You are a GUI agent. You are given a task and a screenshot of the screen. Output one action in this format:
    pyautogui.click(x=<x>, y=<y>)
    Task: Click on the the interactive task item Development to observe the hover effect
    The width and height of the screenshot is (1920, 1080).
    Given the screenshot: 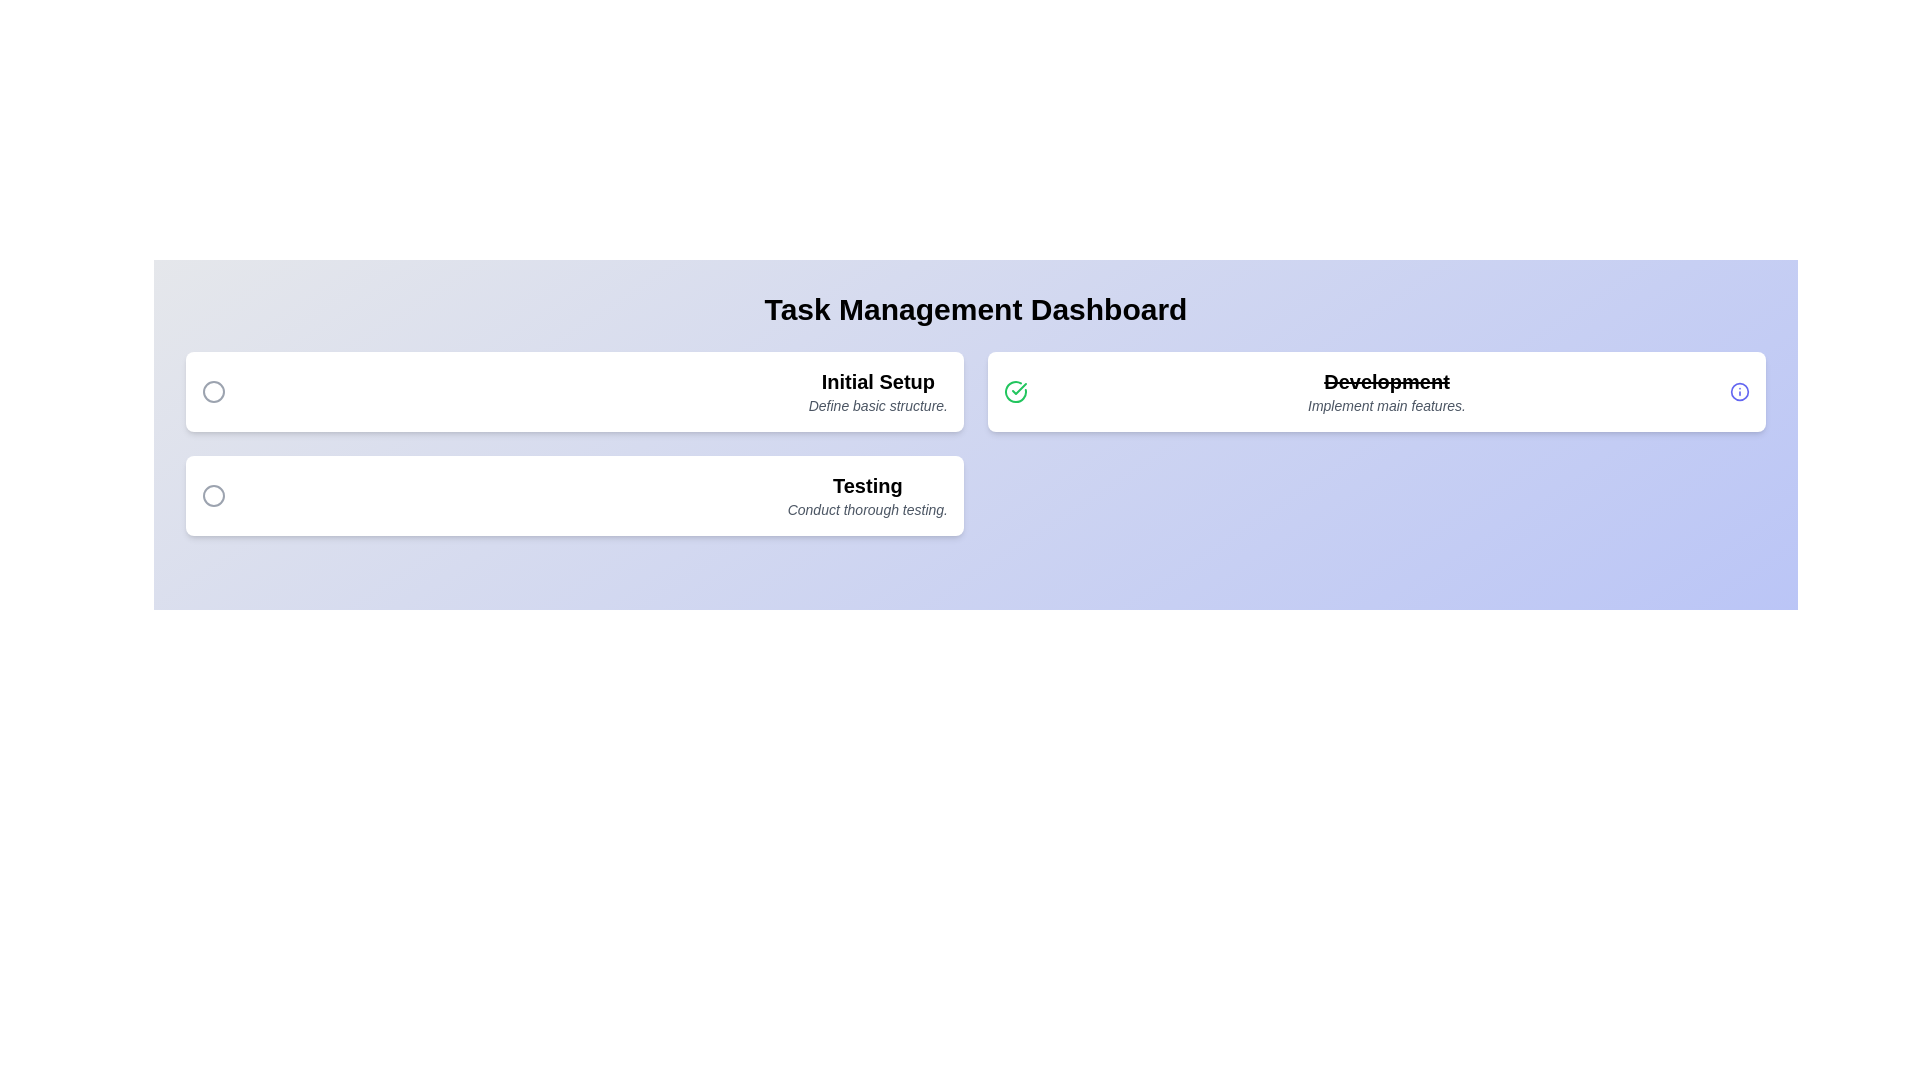 What is the action you would take?
    pyautogui.click(x=1376, y=392)
    